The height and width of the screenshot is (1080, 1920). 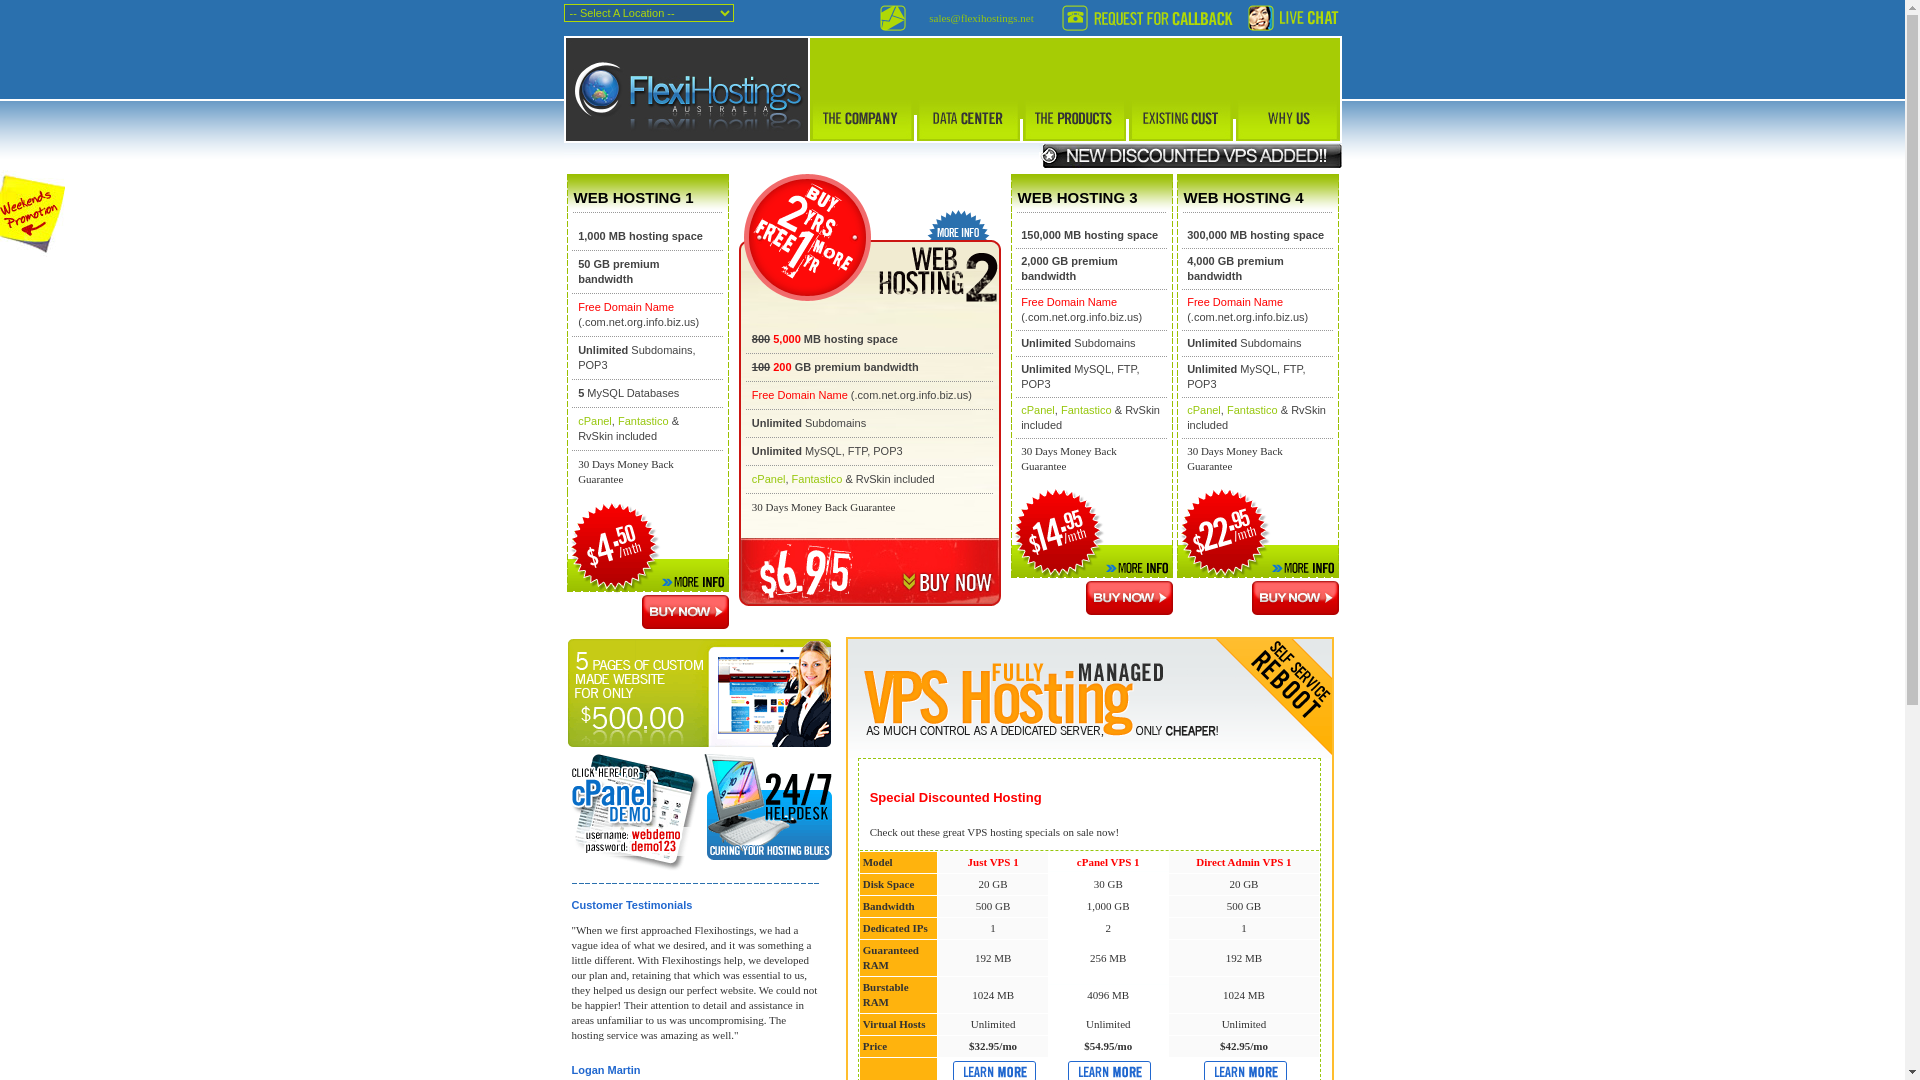 I want to click on 'cPanel', so click(x=594, y=419).